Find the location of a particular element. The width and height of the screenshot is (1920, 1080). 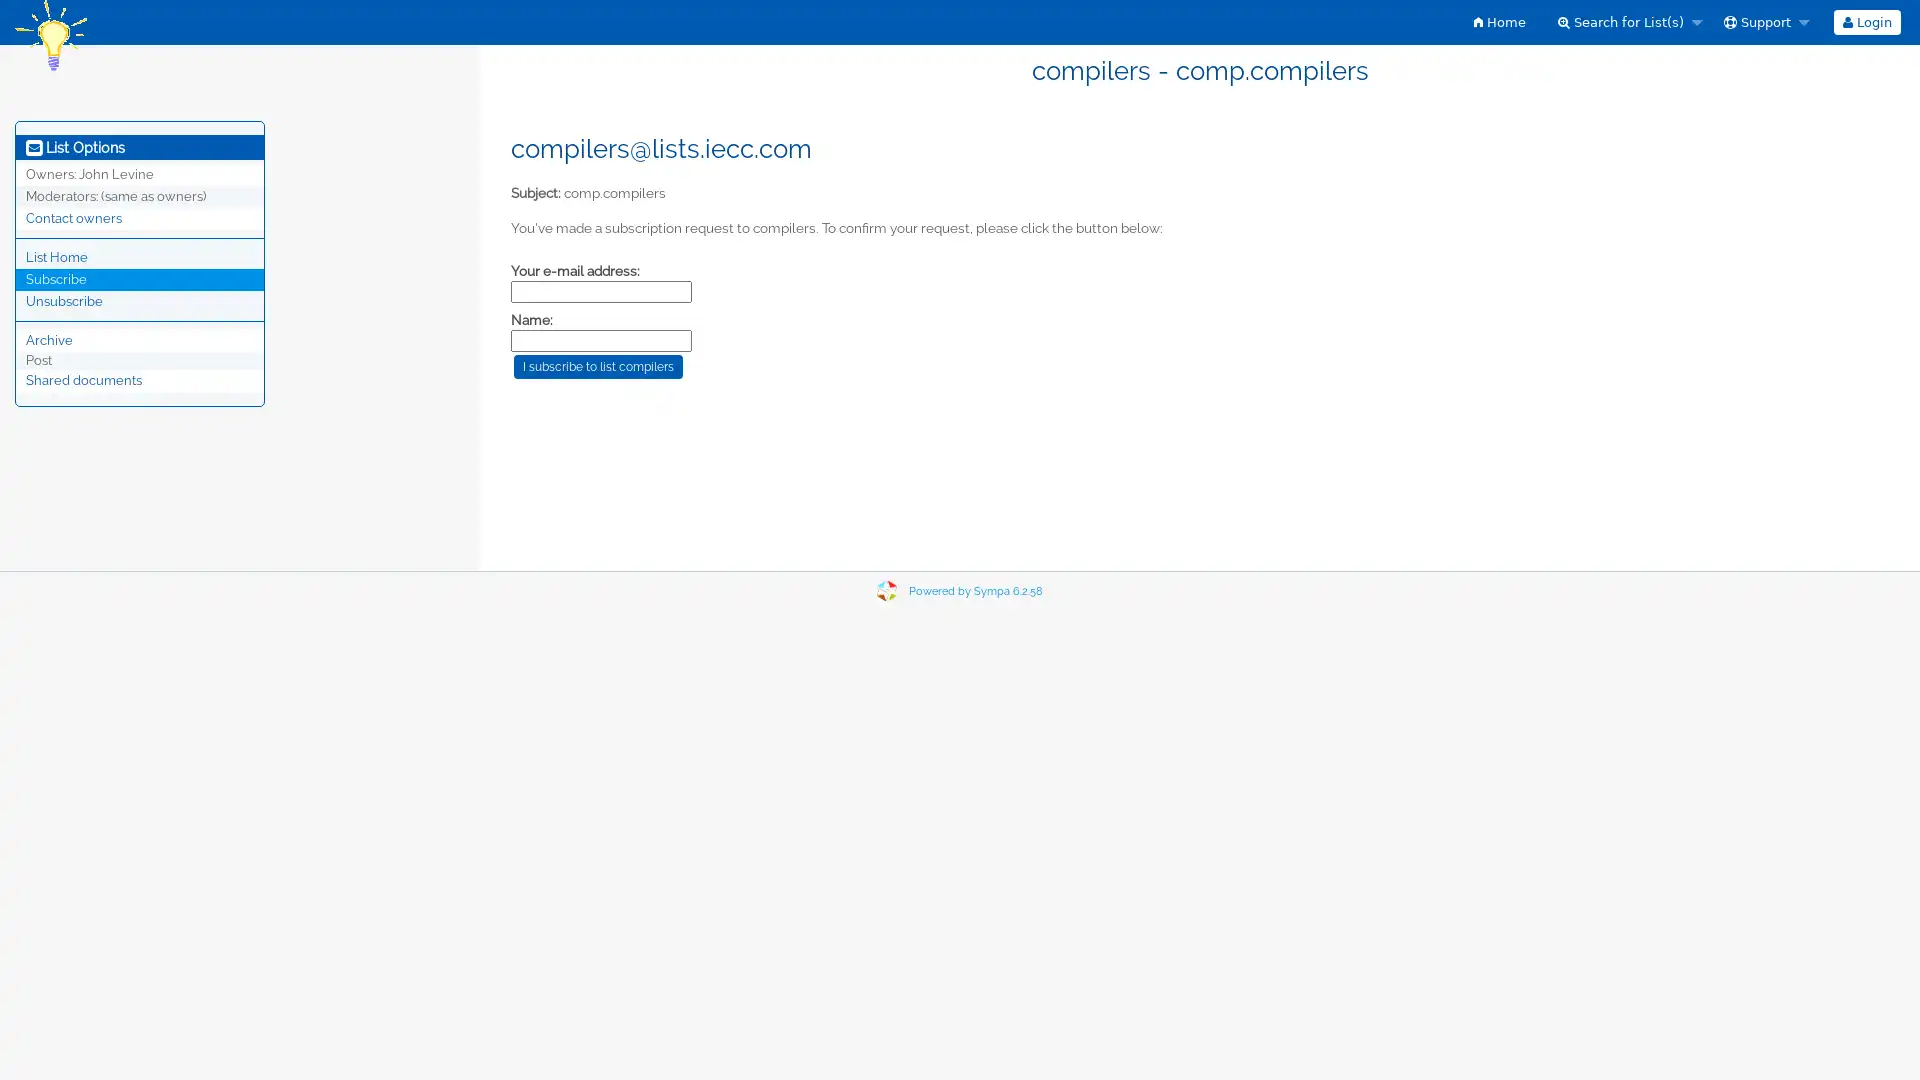

I subscribe to list compilers is located at coordinates (597, 366).